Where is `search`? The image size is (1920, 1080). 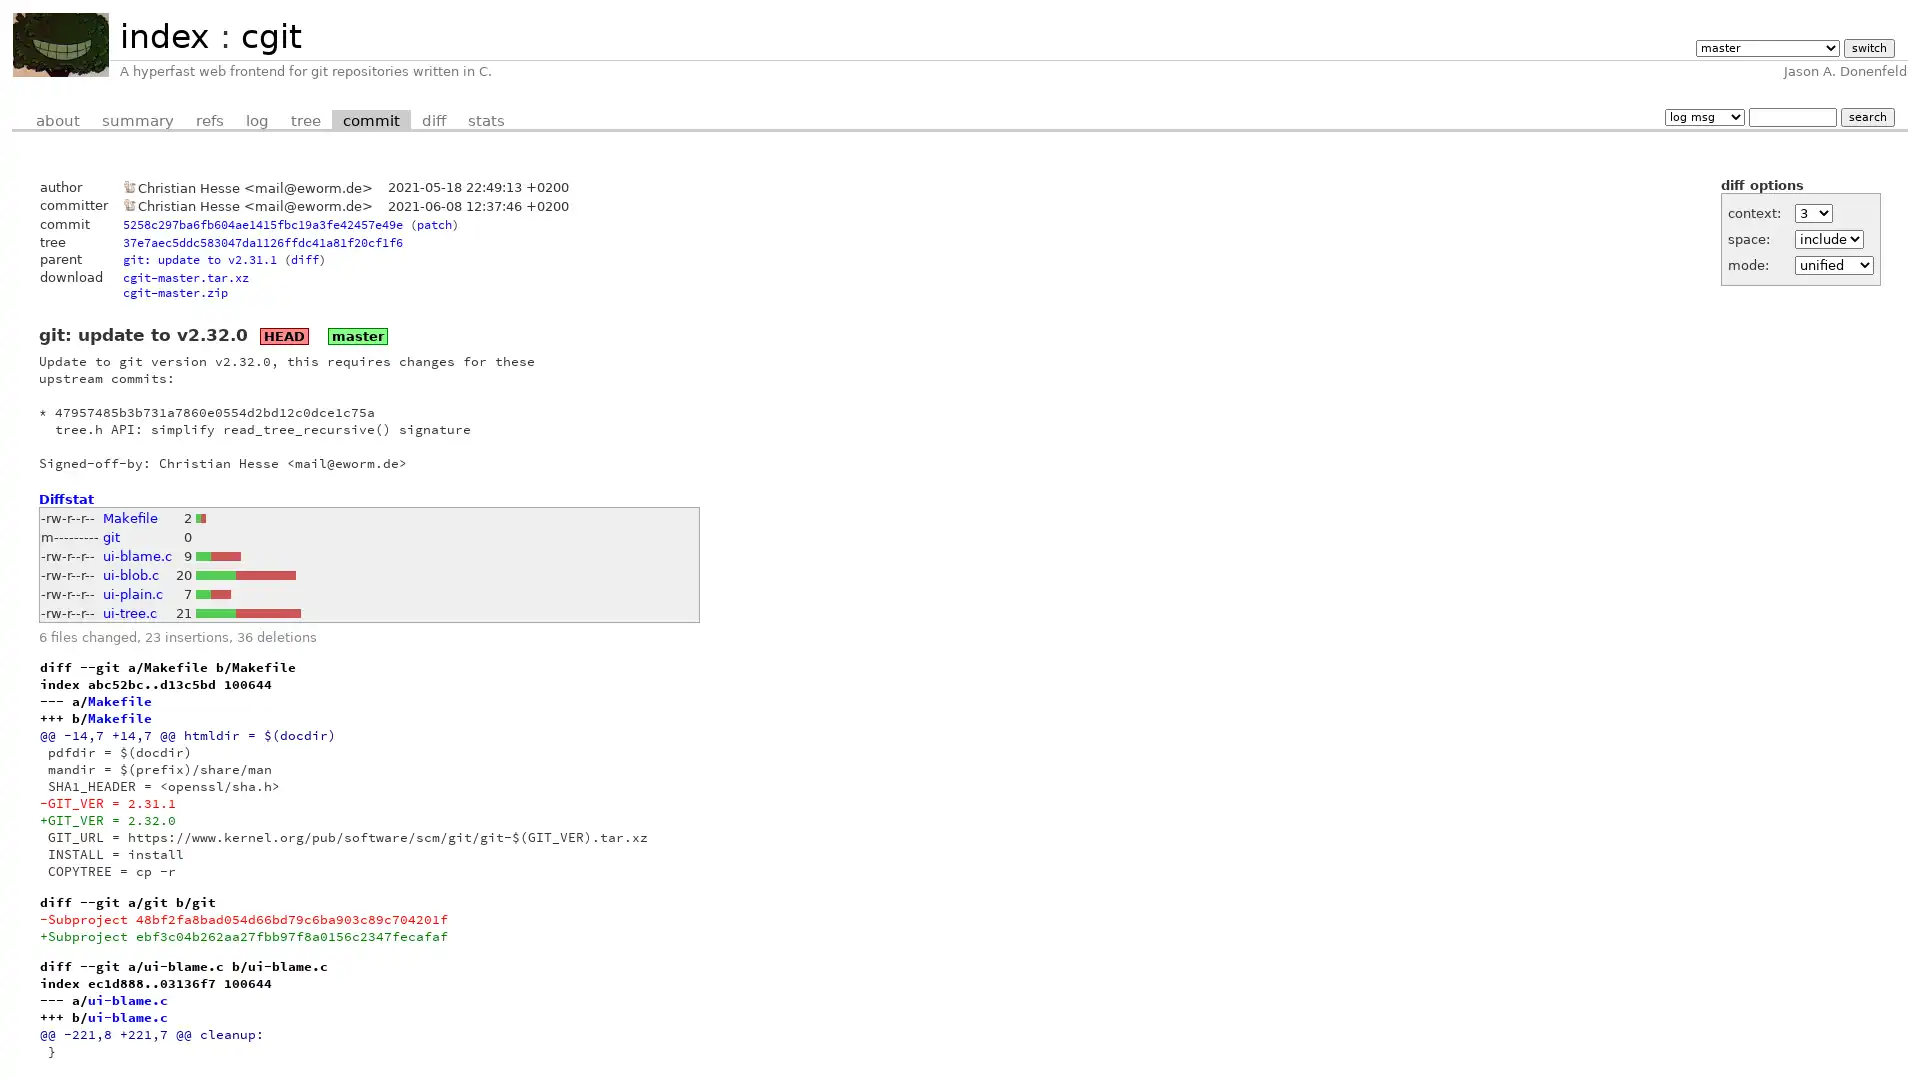
search is located at coordinates (1866, 116).